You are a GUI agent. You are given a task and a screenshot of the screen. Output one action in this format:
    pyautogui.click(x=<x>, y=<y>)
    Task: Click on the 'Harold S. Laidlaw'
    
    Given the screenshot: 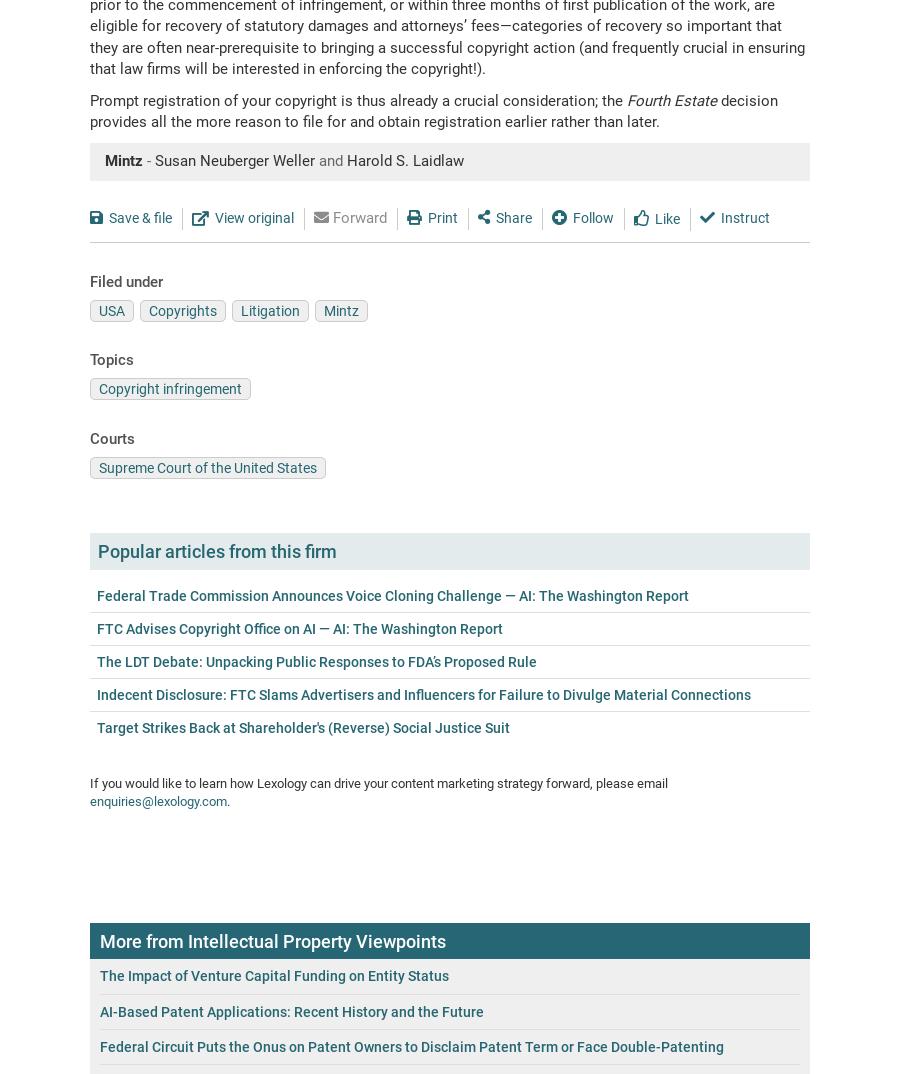 What is the action you would take?
    pyautogui.click(x=405, y=159)
    